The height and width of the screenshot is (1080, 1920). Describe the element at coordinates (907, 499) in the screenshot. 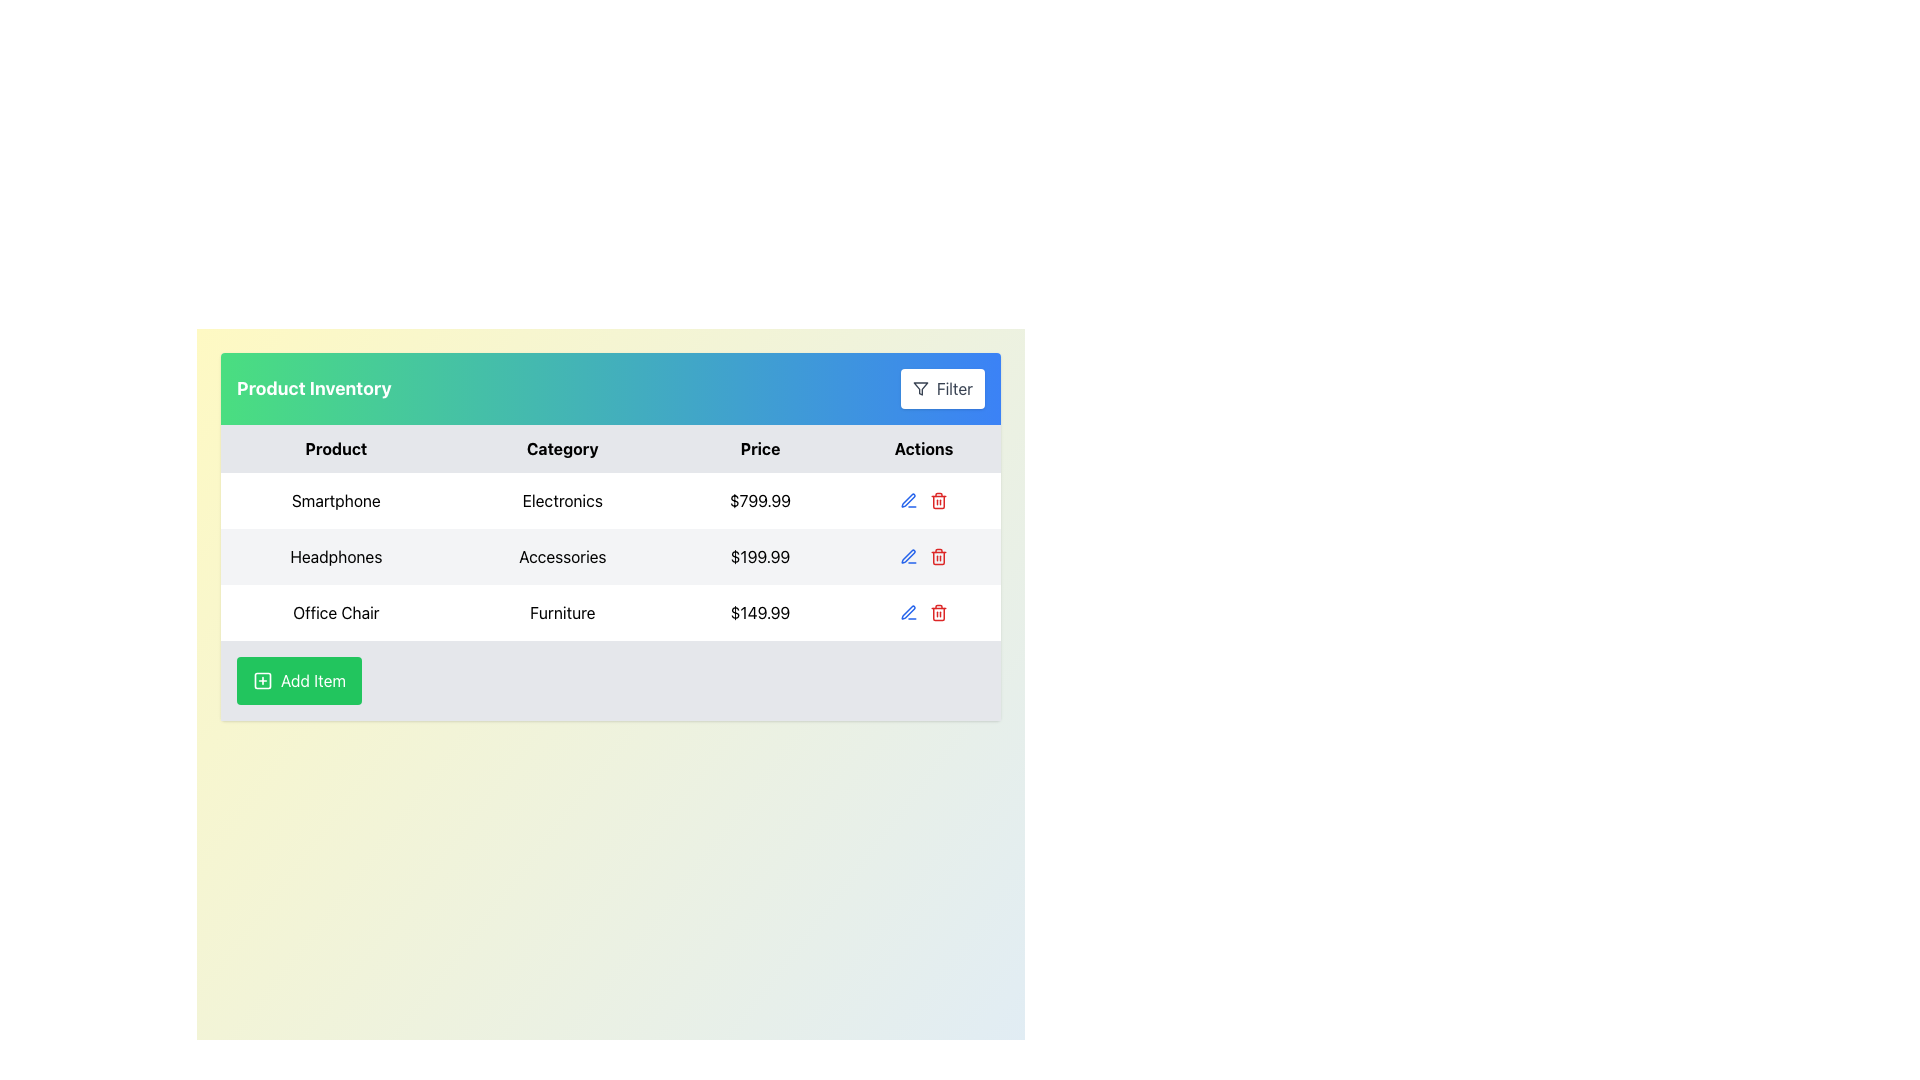

I see `the pen icon in the Actions column of the second row to initiate the edit action for the Headphones product` at that location.